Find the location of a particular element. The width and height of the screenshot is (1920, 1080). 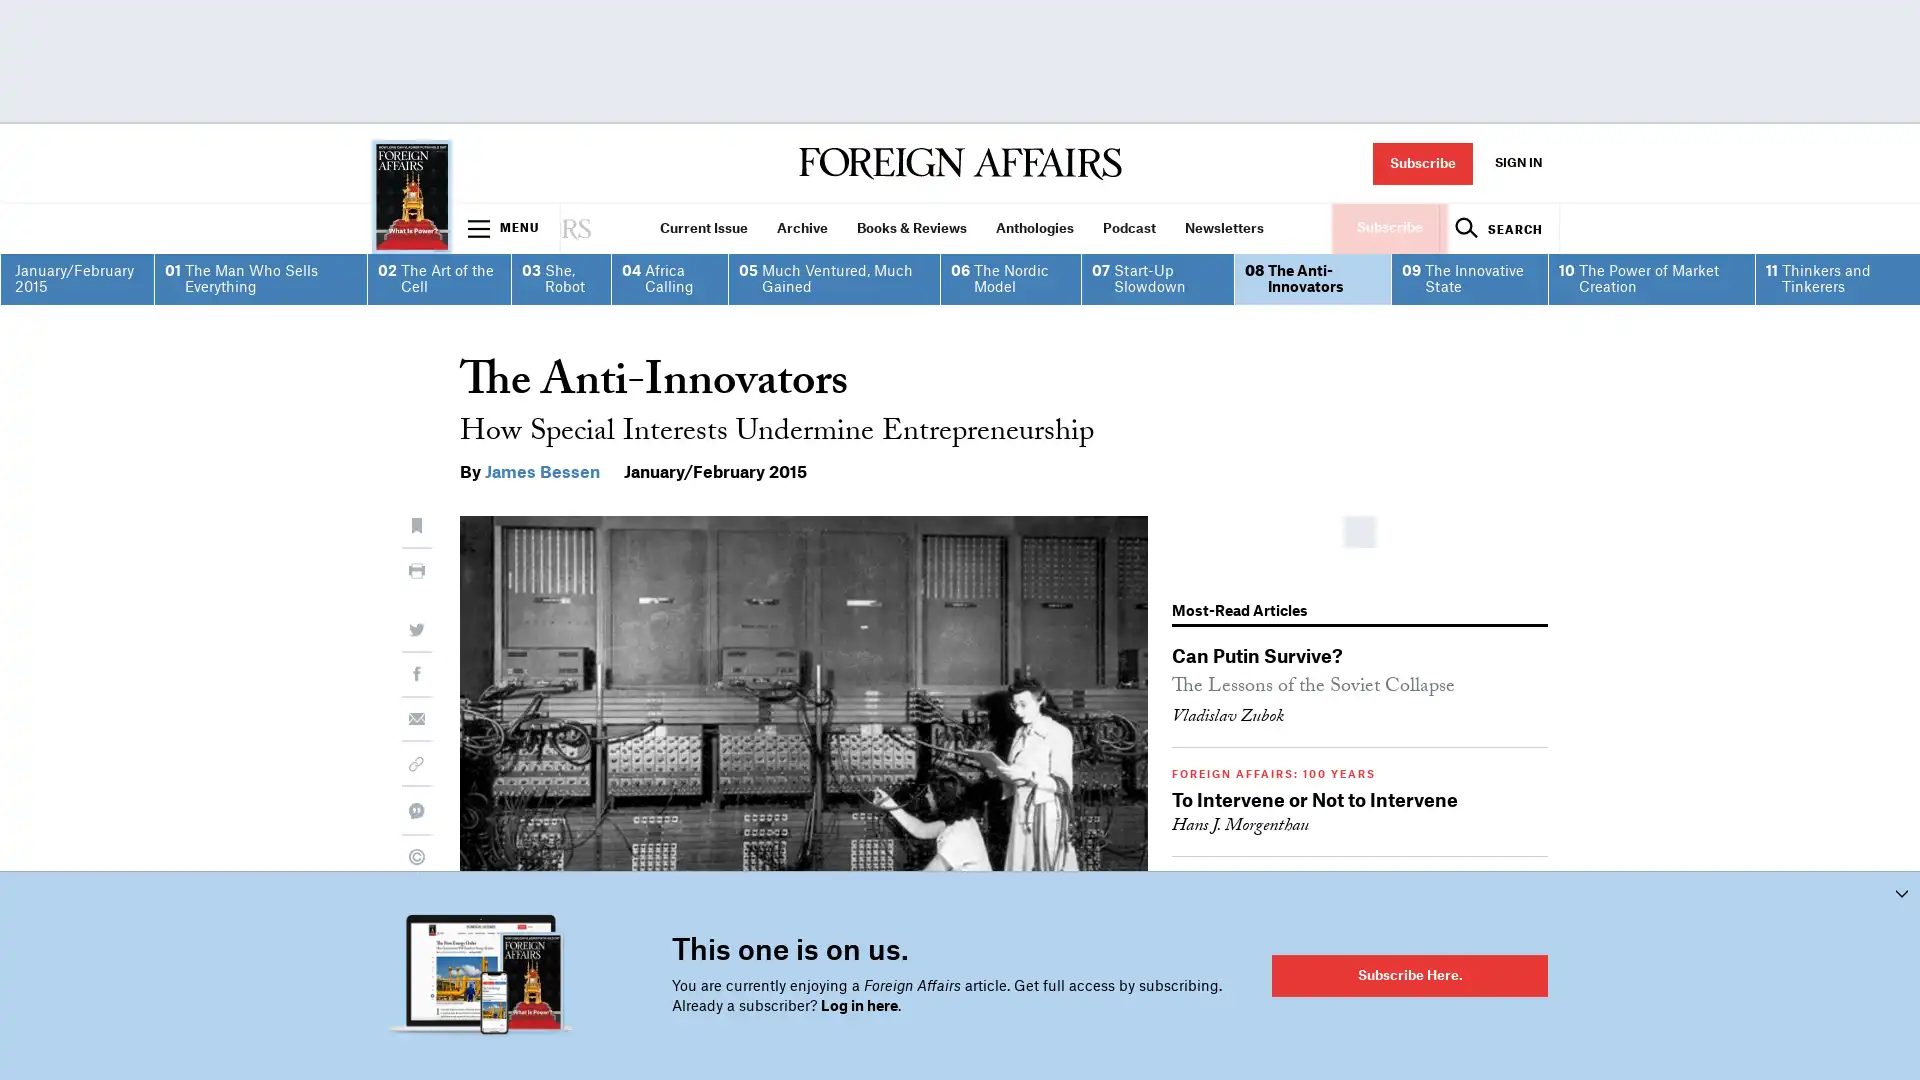

Toggle overflow menu navigation is located at coordinates (505, 227).